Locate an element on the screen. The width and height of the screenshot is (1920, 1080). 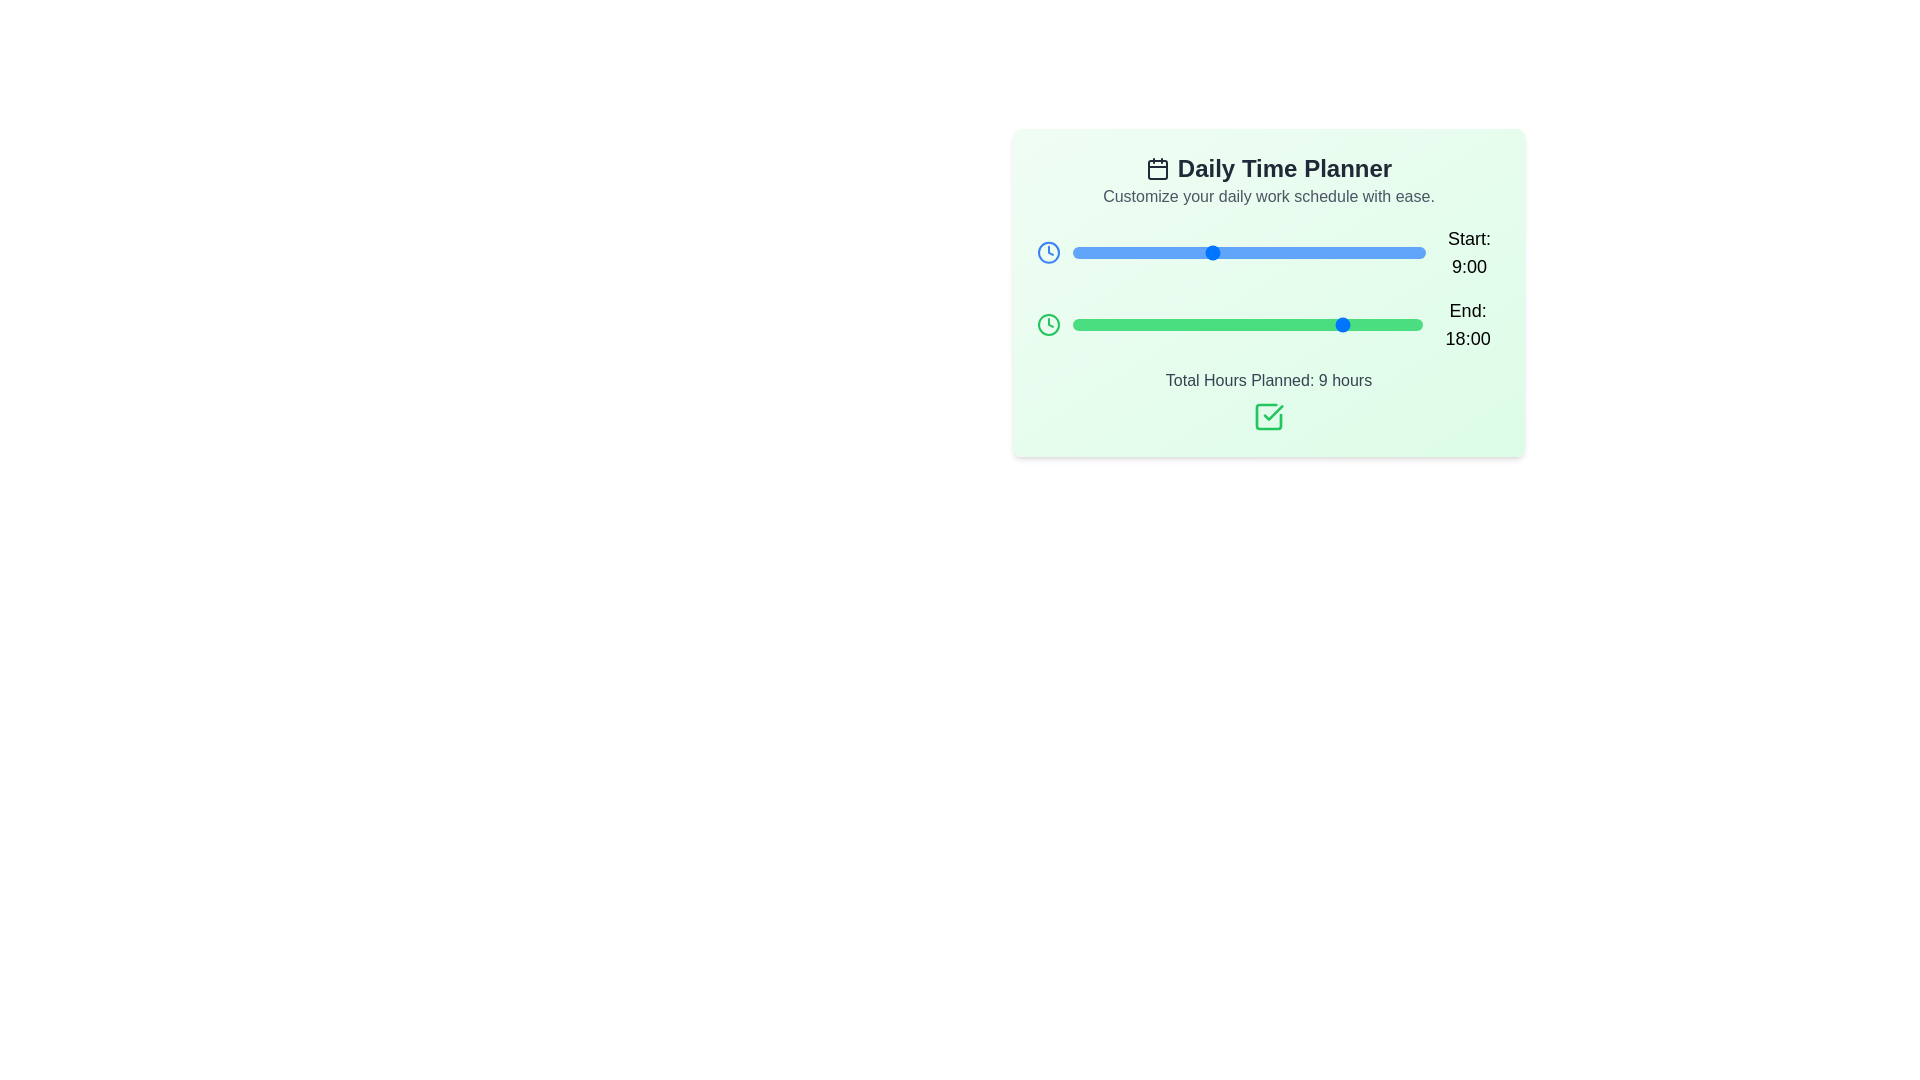
the 'Start' slider to set the start time to 14 is located at coordinates (1287, 252).